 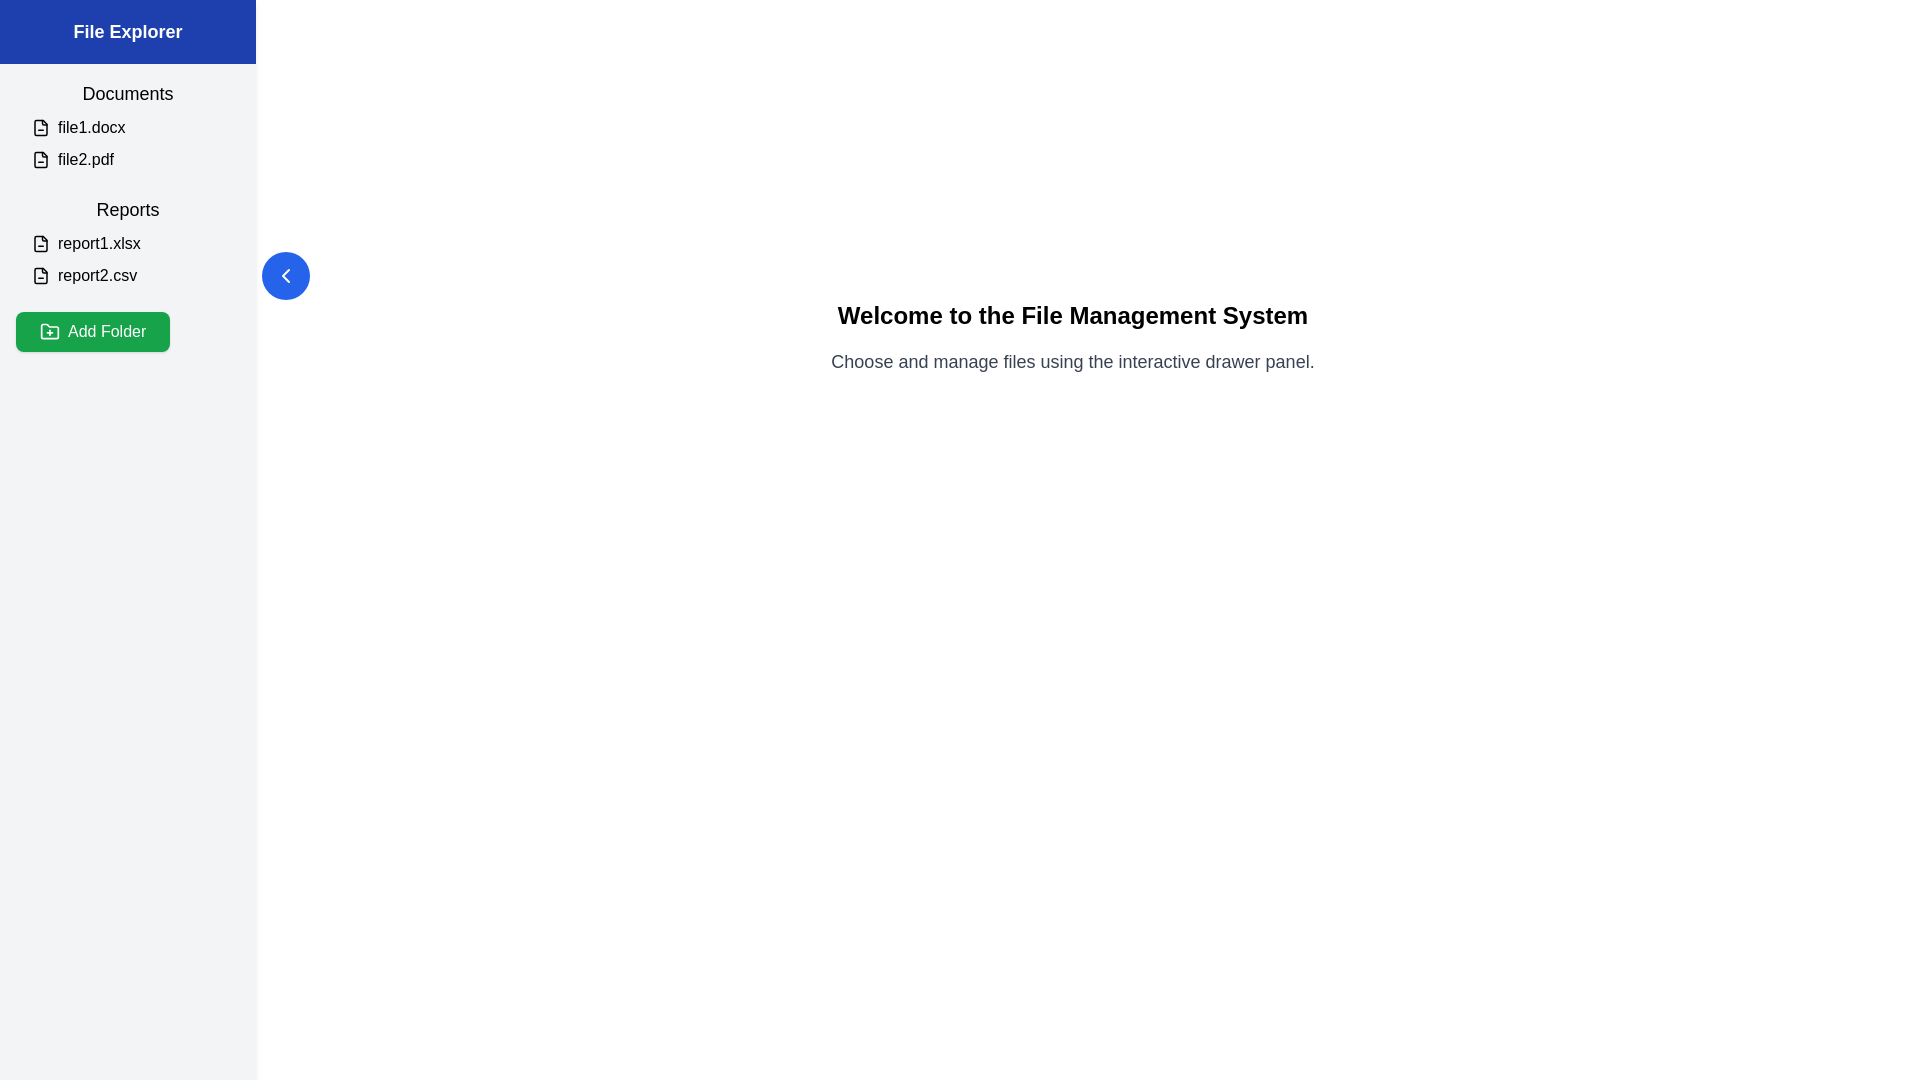 What do you see at coordinates (1072, 362) in the screenshot?
I see `the text label providing instructions related to managing files, located centrally below the main heading 'Welcome to the File Management System'` at bounding box center [1072, 362].